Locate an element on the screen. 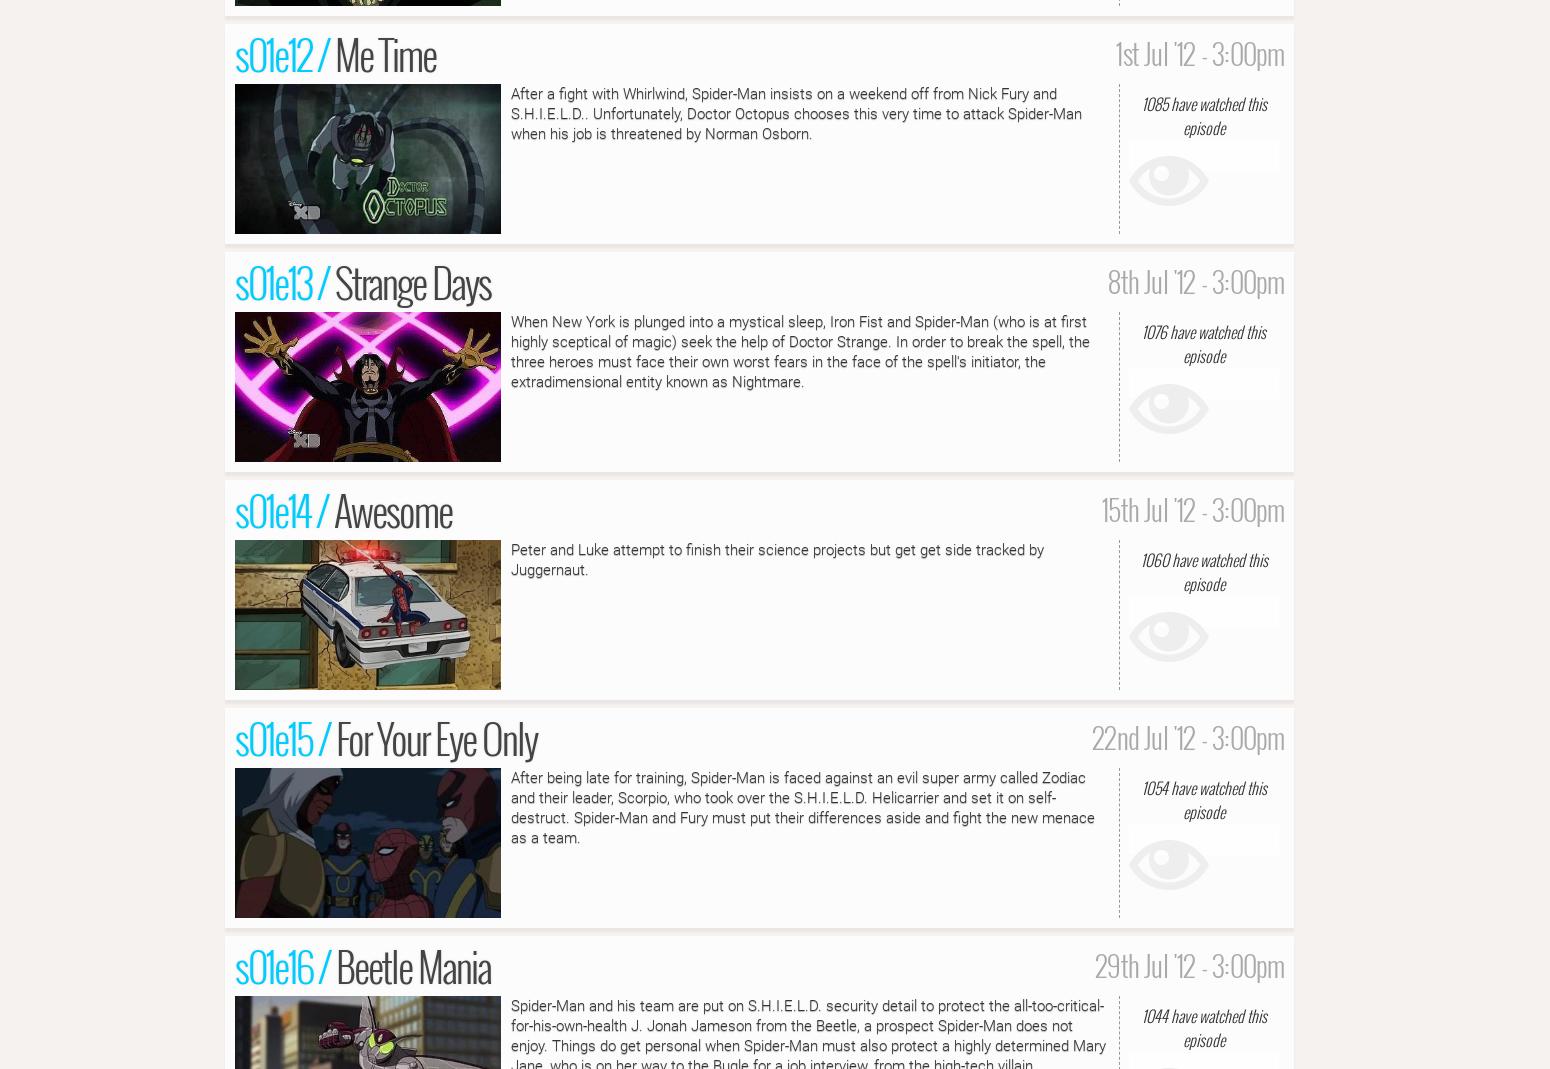 This screenshot has height=1069, width=1550. 'Peter and Luke attempt to finish their science projects but get get side tracked by Juggernaut.' is located at coordinates (776, 558).